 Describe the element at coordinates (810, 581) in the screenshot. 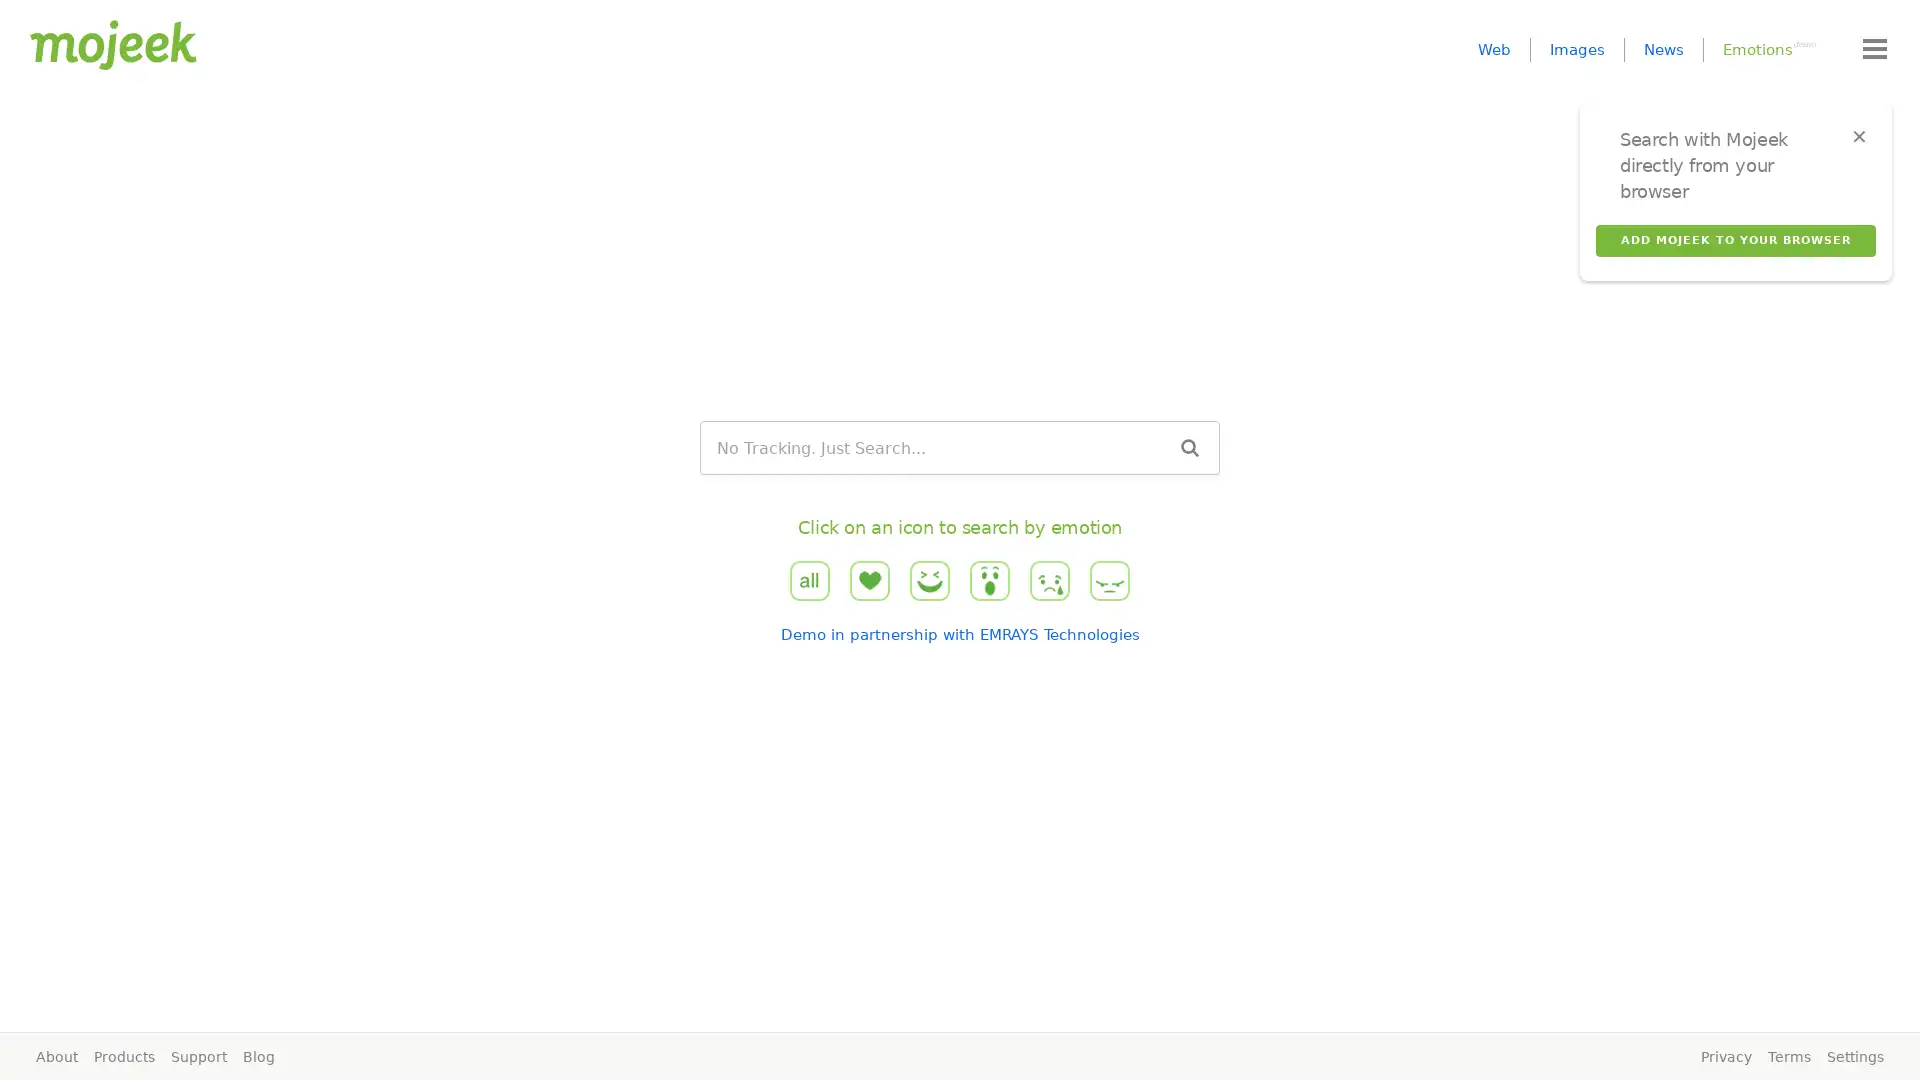

I see `all` at that location.